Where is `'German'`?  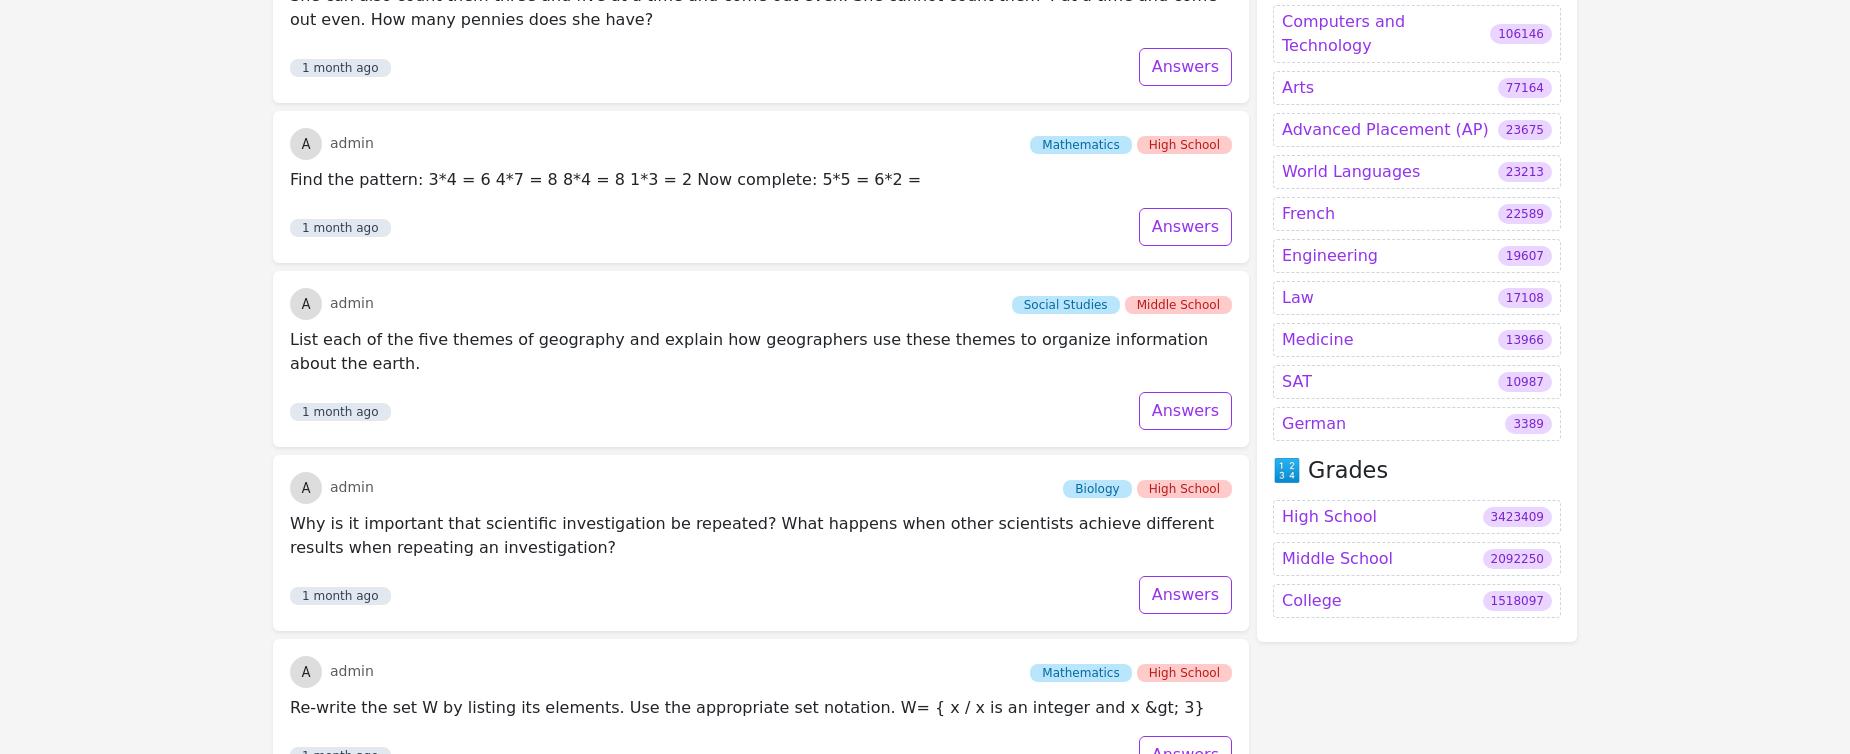
'German' is located at coordinates (1313, 210).